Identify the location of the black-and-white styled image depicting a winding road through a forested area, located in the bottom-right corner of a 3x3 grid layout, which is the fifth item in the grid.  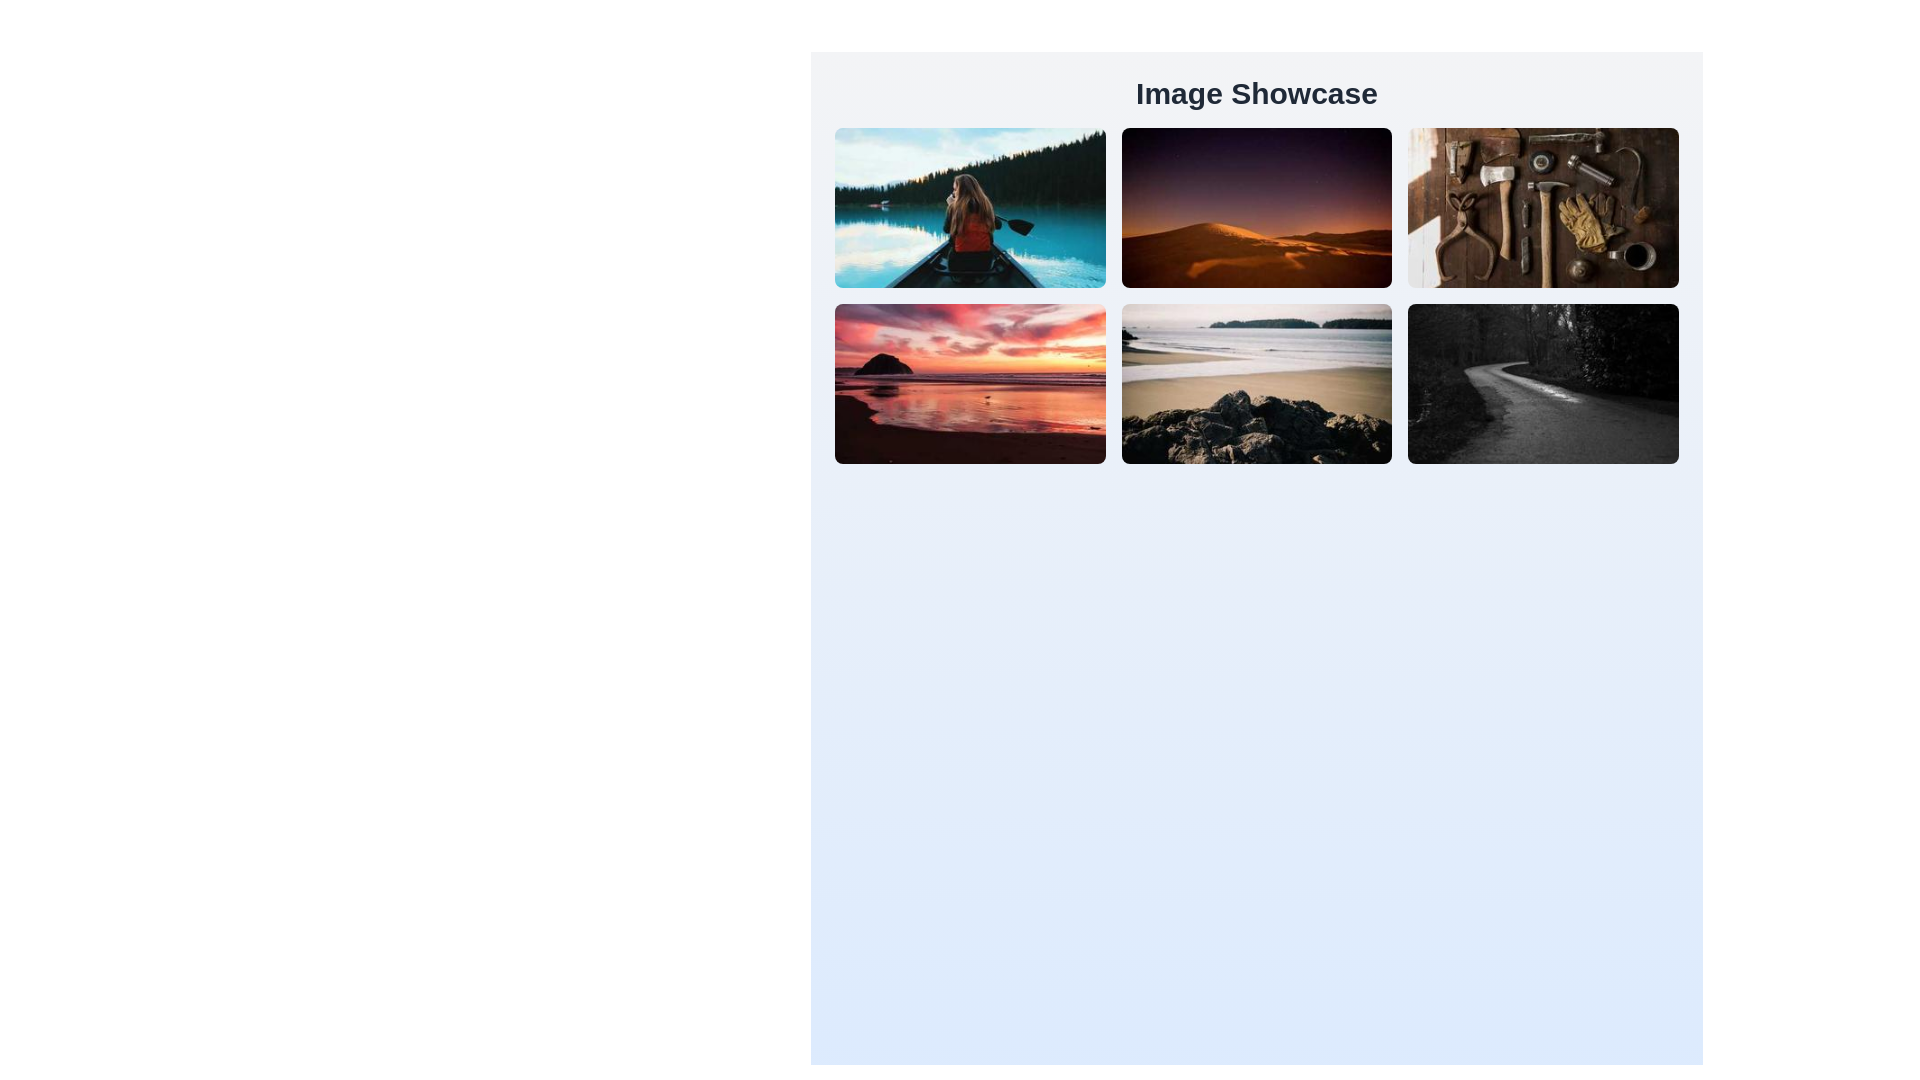
(1542, 384).